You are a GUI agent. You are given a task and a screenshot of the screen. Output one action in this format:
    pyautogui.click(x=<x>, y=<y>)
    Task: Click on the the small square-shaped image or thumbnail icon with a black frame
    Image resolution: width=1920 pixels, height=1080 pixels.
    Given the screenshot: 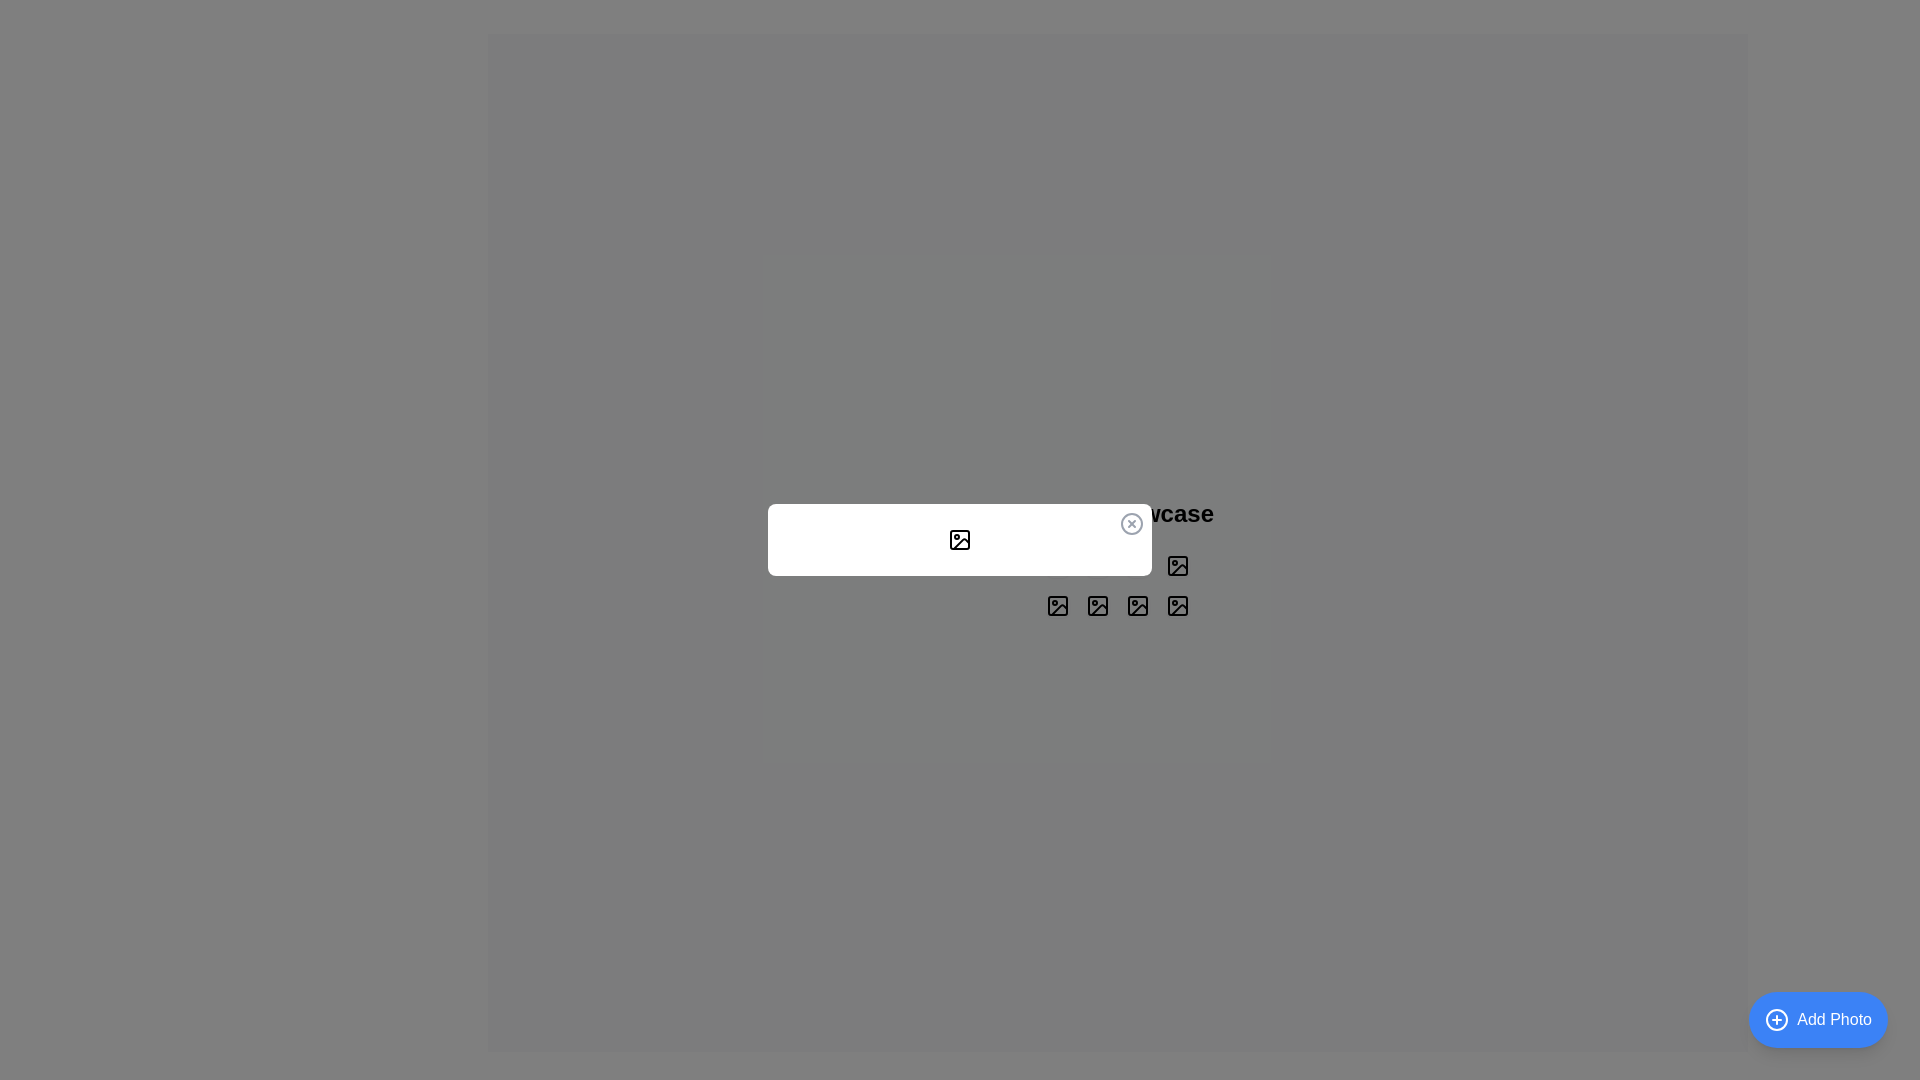 What is the action you would take?
    pyautogui.click(x=1177, y=566)
    